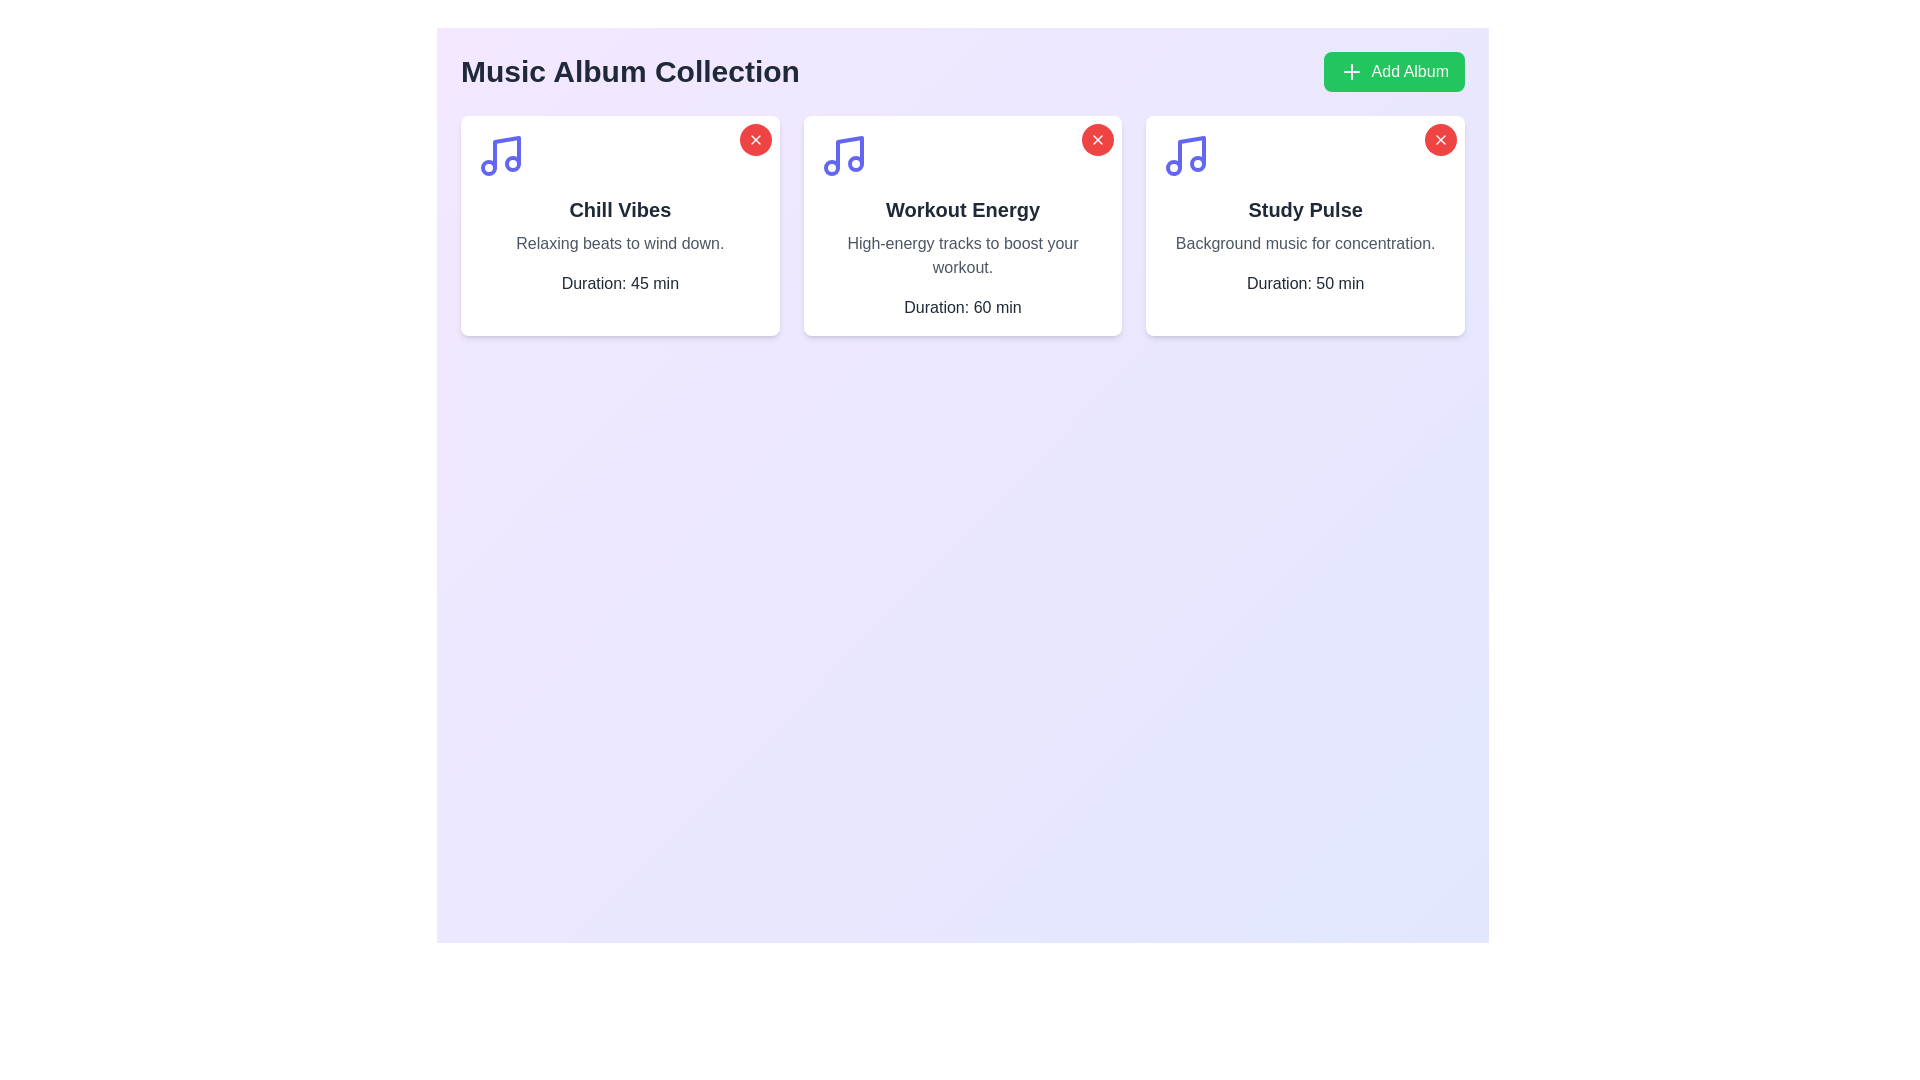 This screenshot has height=1080, width=1920. Describe the element at coordinates (619, 225) in the screenshot. I see `the text on the first card component in the music playlist grid` at that location.